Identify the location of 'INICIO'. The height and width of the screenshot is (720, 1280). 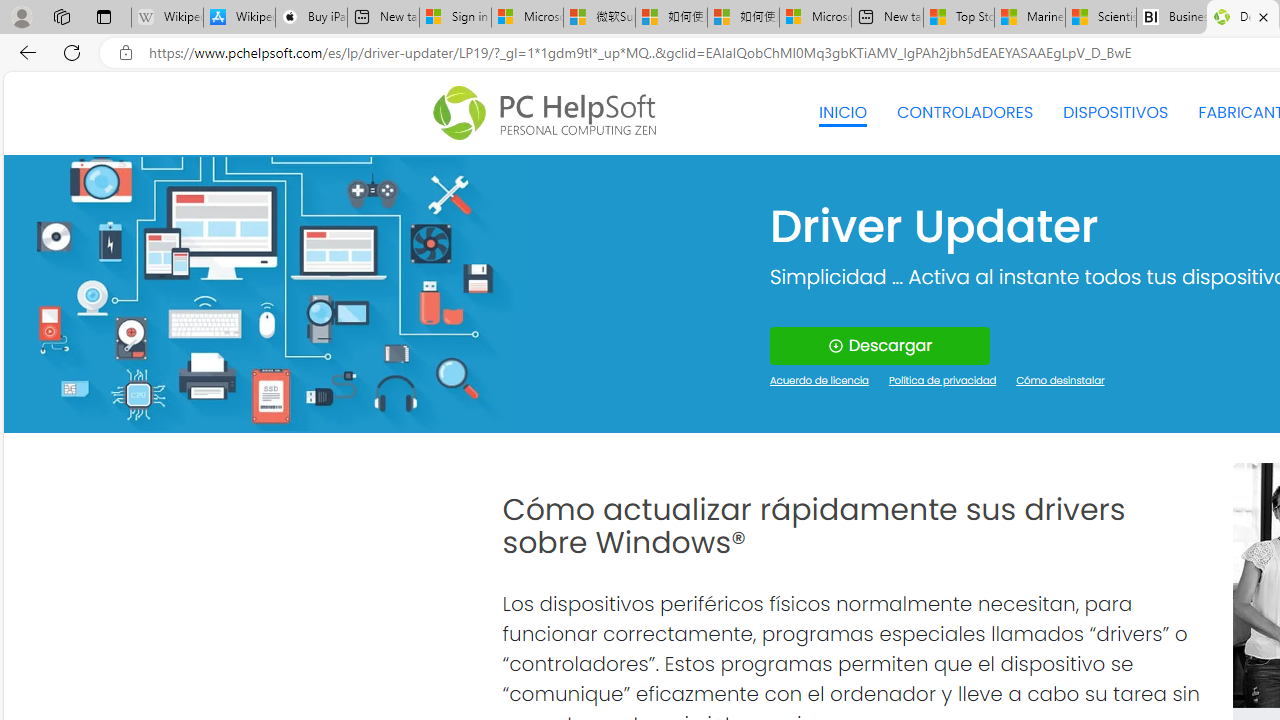
(842, 113).